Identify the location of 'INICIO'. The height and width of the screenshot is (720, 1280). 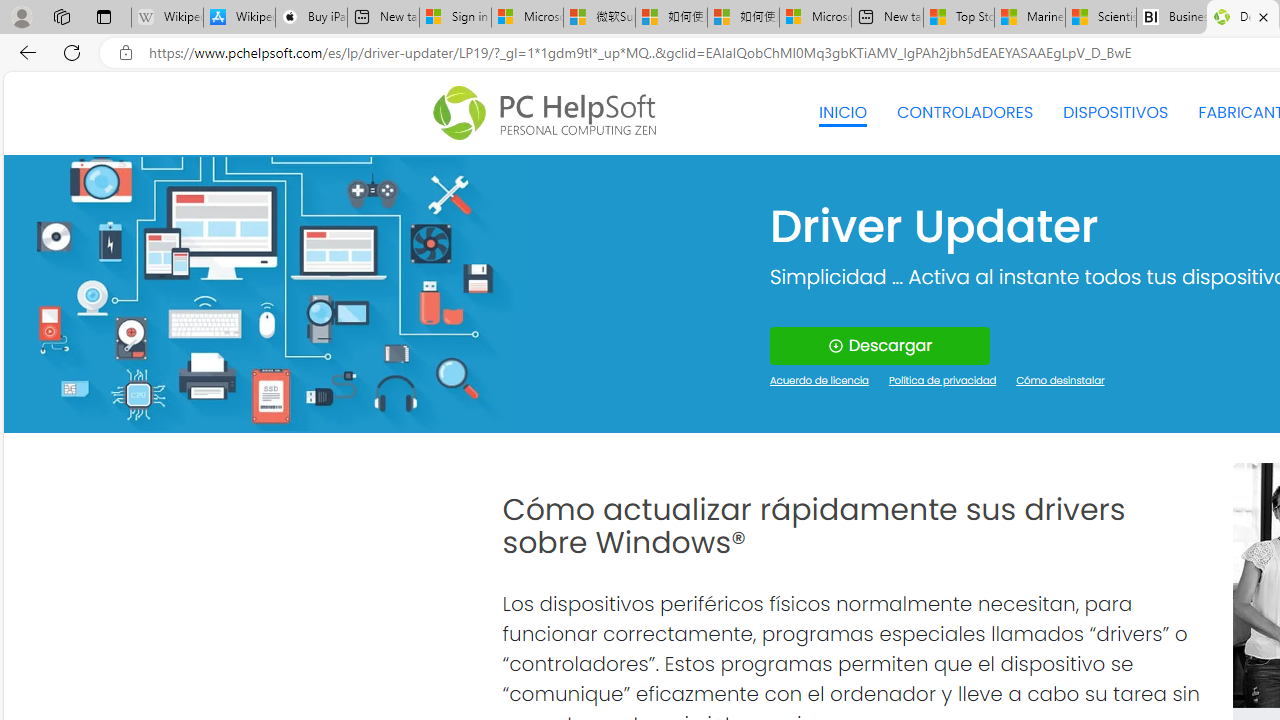
(842, 113).